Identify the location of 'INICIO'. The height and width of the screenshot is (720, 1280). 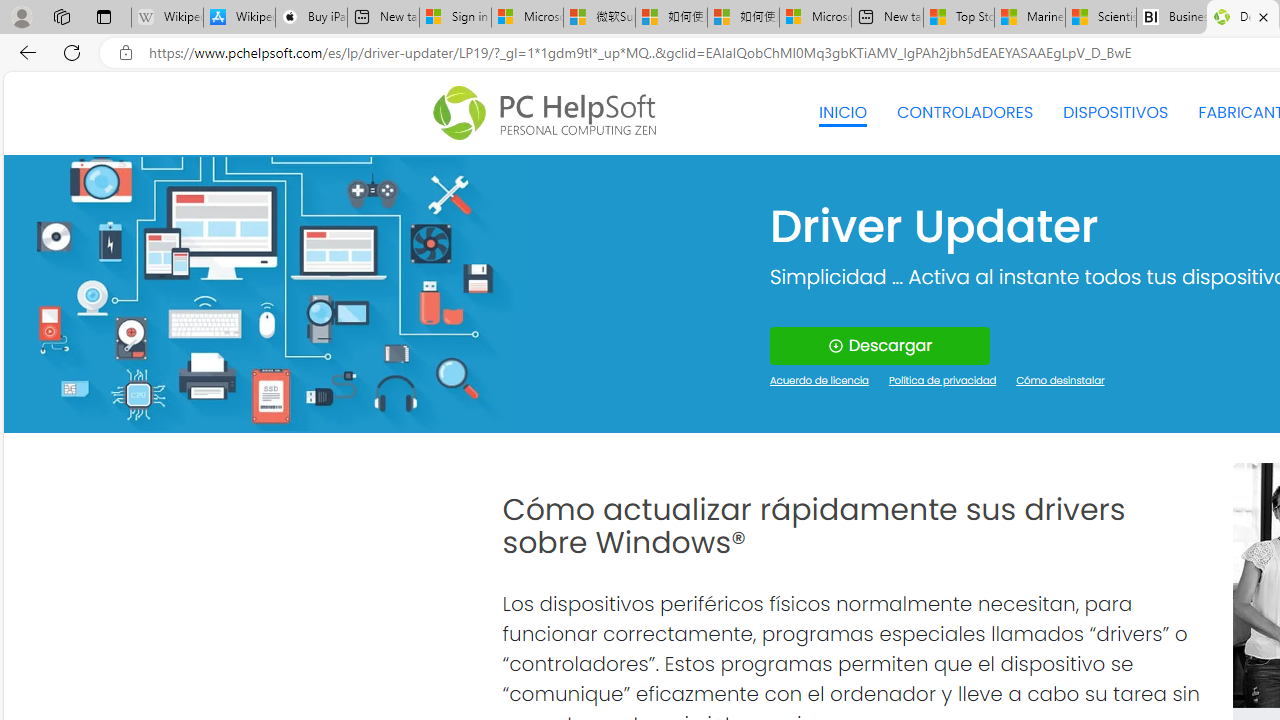
(842, 113).